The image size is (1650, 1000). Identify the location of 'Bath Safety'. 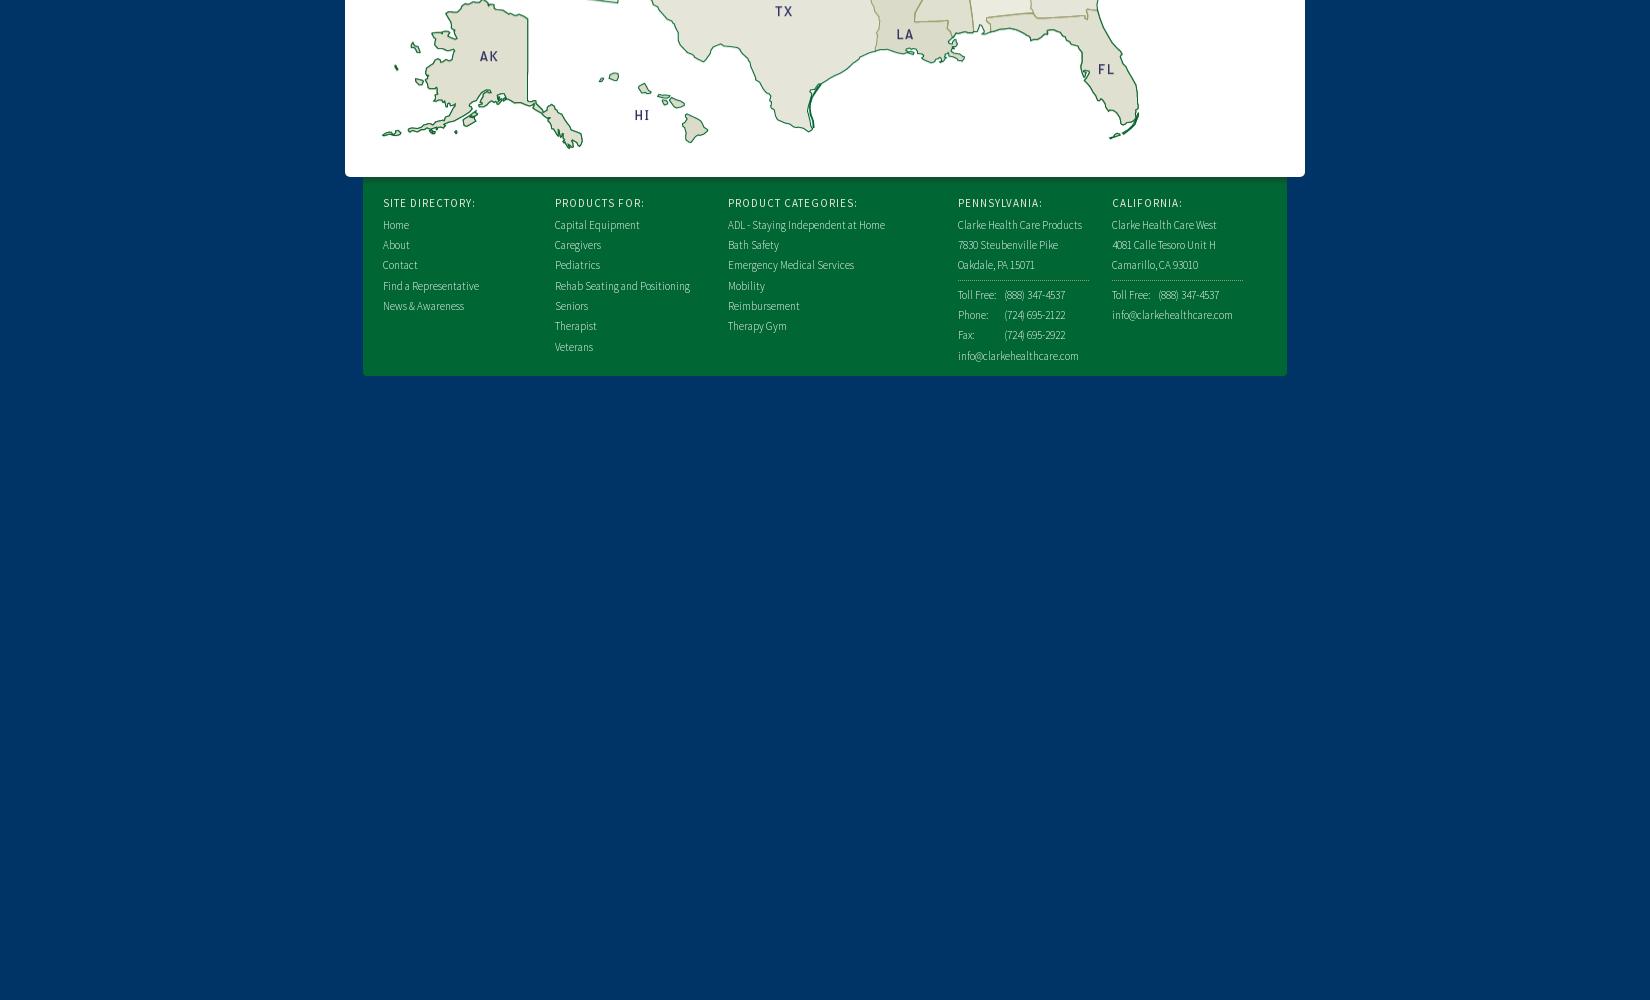
(751, 244).